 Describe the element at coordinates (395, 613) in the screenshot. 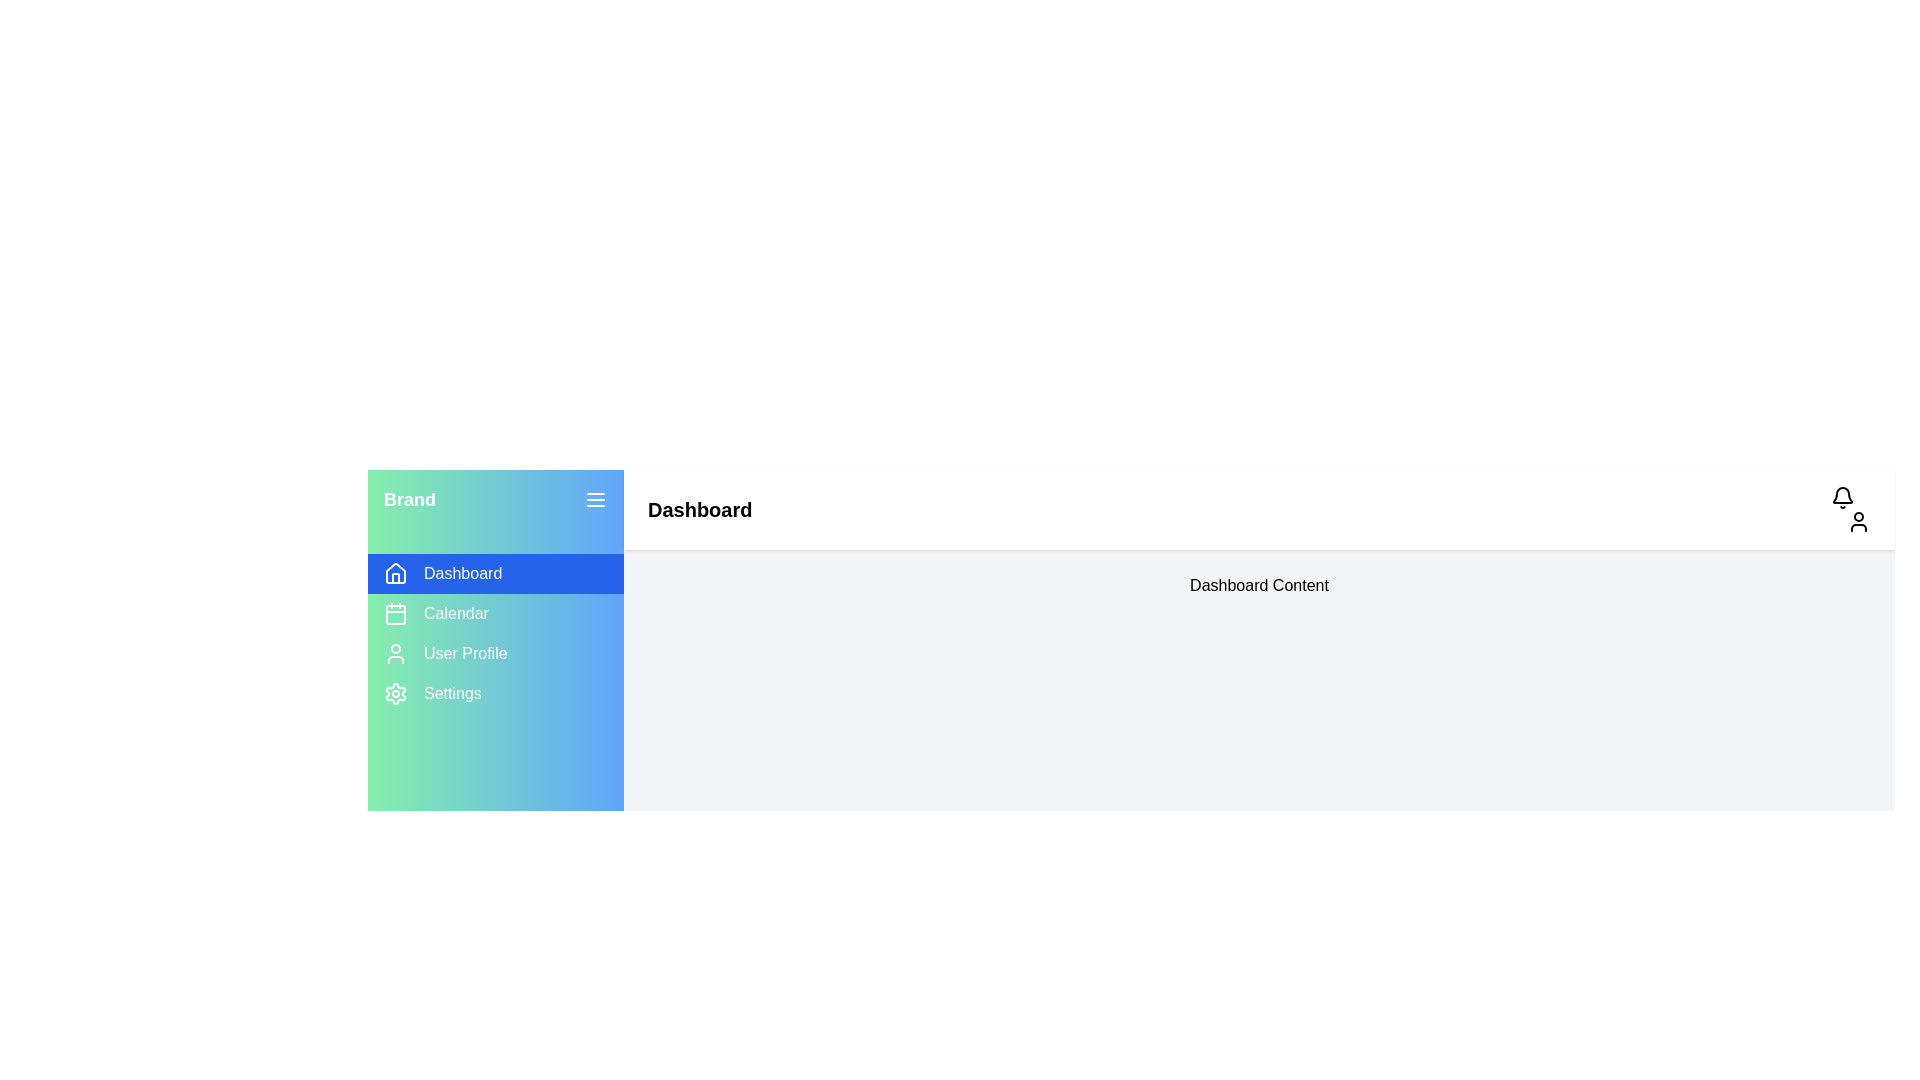

I see `the background rectangle of the 'Calendar' option in the sidebar, which is the second navigation item from the top, situated below 'Dashboard' and above 'User Profile'` at that location.